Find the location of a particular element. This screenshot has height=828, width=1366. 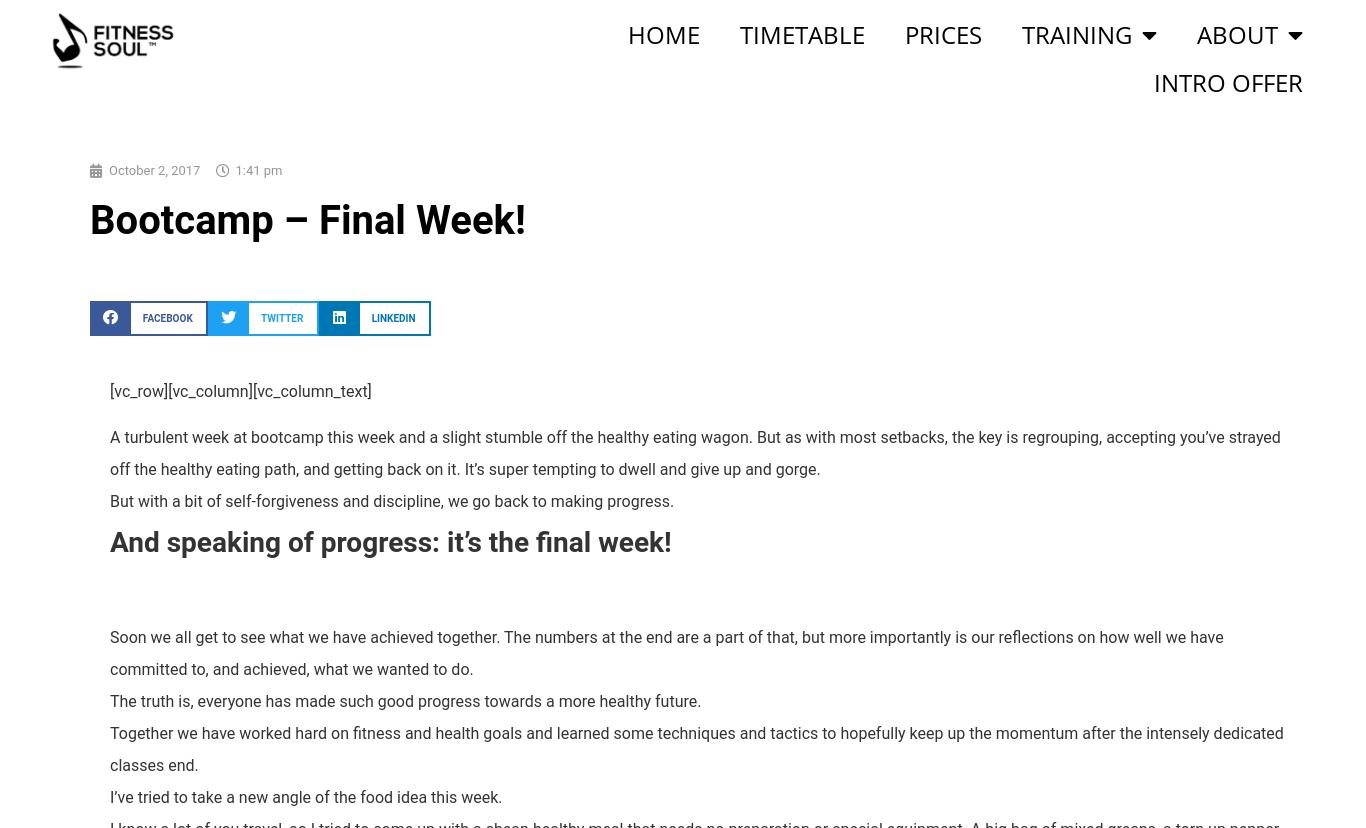

'A turbulent week at bootcamp this week and a slight stumble off the healthy eating wagon. But as with most setbacks, the key is regrouping, accepting you’ve strayed off the healthy eating path, and getting back on it. It’s super tempting to dwell and give up and gorge.' is located at coordinates (109, 451).